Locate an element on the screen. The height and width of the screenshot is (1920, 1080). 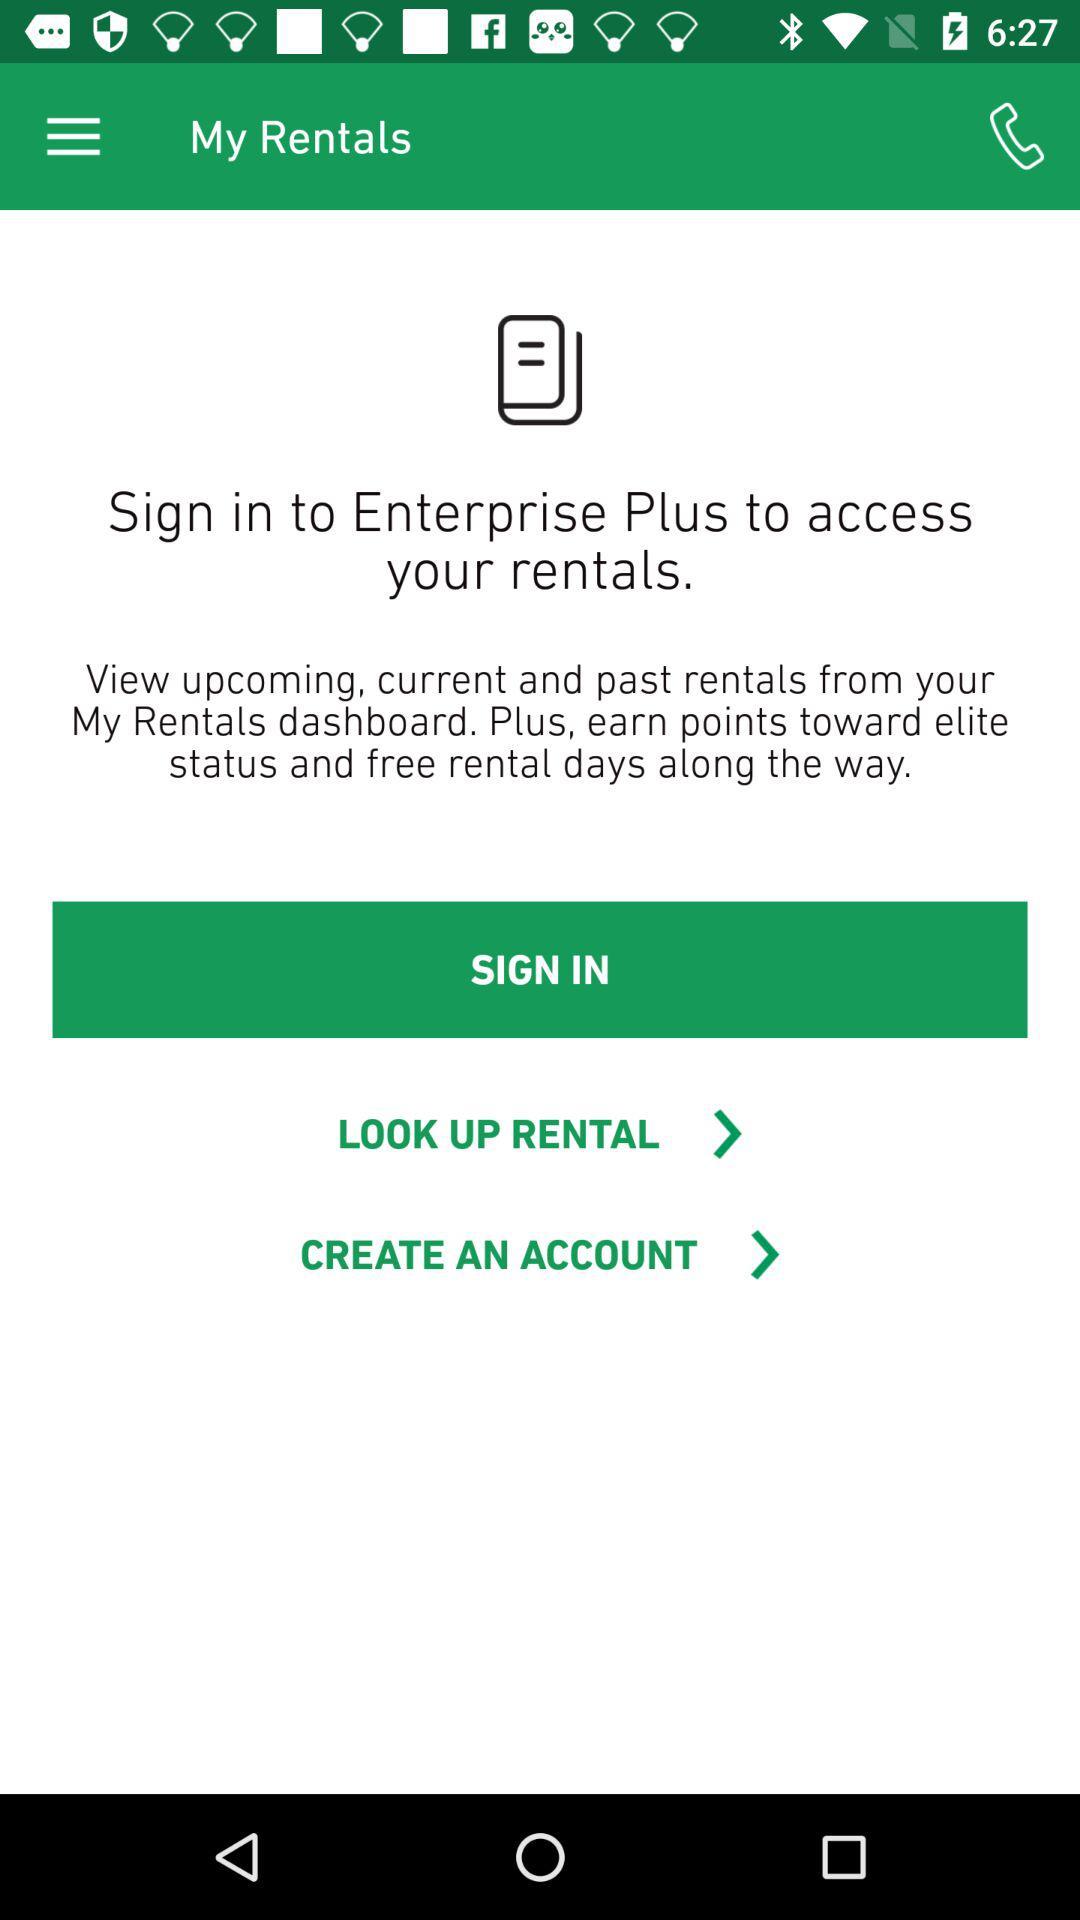
the icon above sign in to is located at coordinates (72, 135).